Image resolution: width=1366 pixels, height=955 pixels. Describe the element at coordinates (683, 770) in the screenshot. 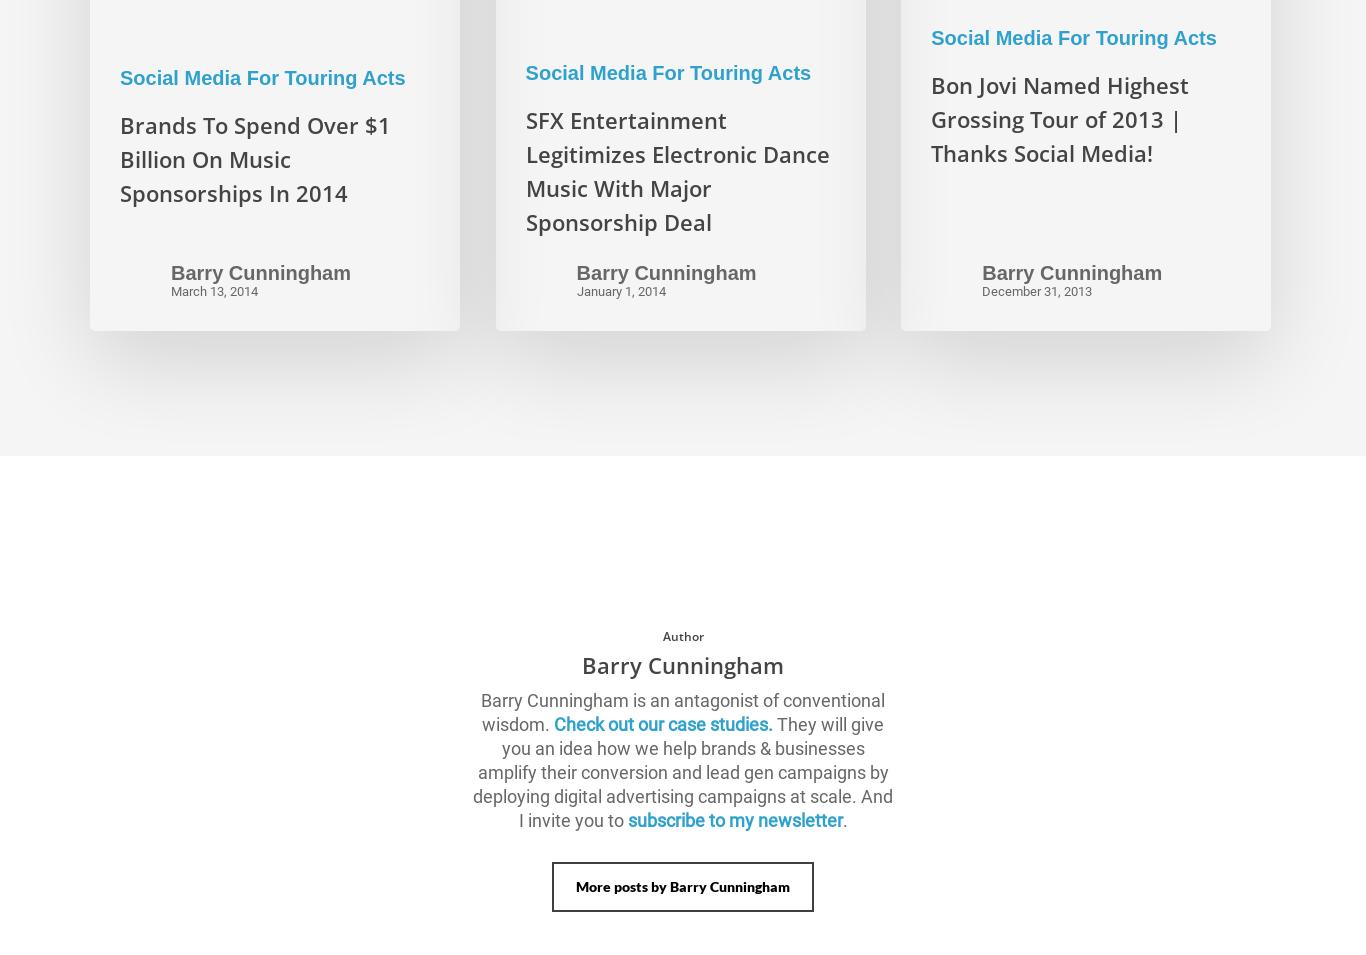

I see `'They will give you an idea how we help brands & businesses amplify their conversion and lead gen campaigns by deploying digital advertising campaigns at scale.

And I invite you to'` at that location.